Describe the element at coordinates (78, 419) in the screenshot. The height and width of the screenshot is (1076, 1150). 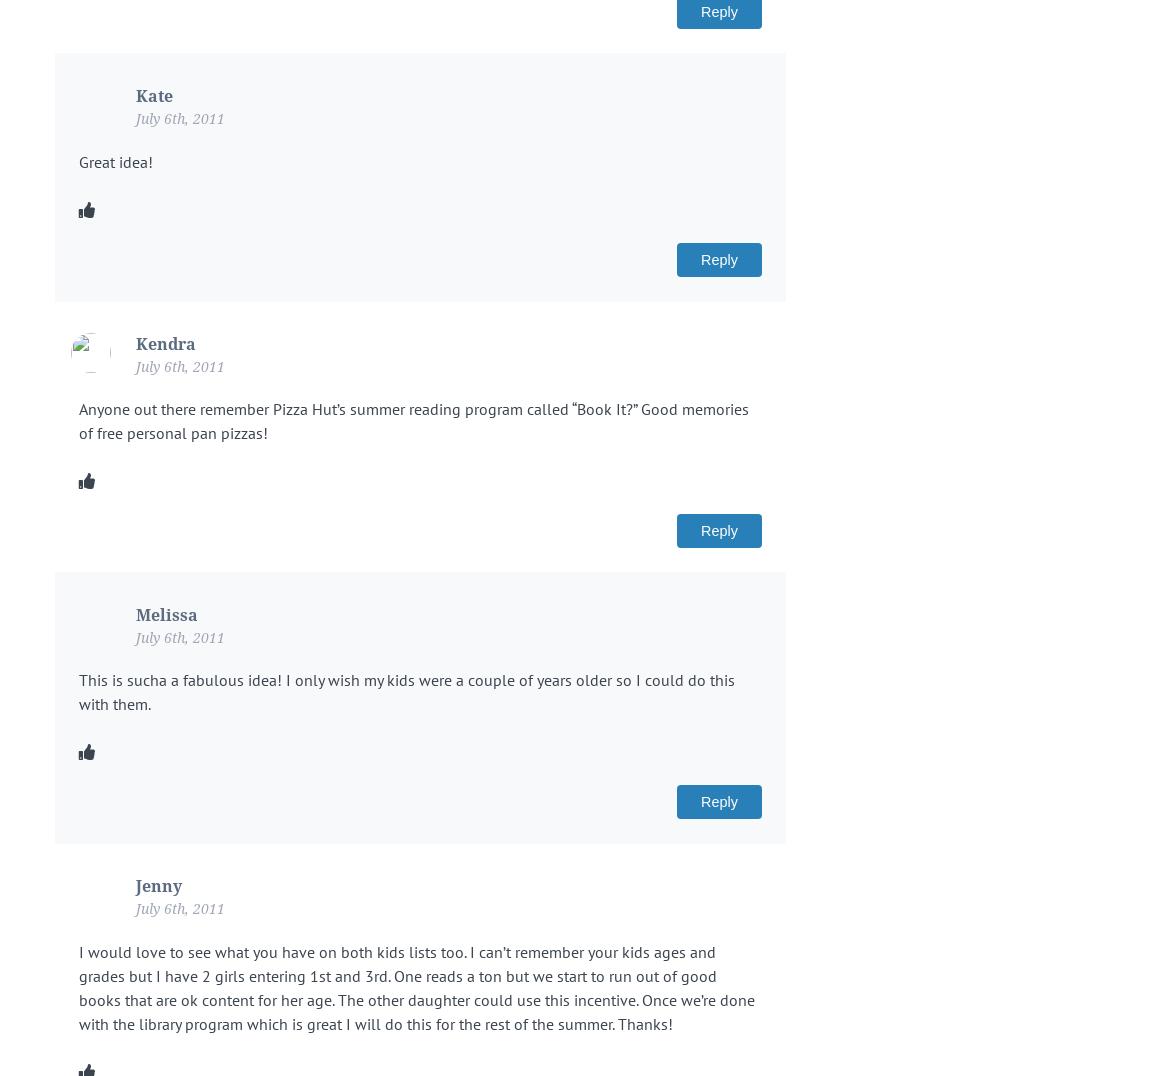
I see `'Anyone out there remember Pizza Hut’s summer reading program called “Book It?” Good memories of free personal pan pizzas!'` at that location.